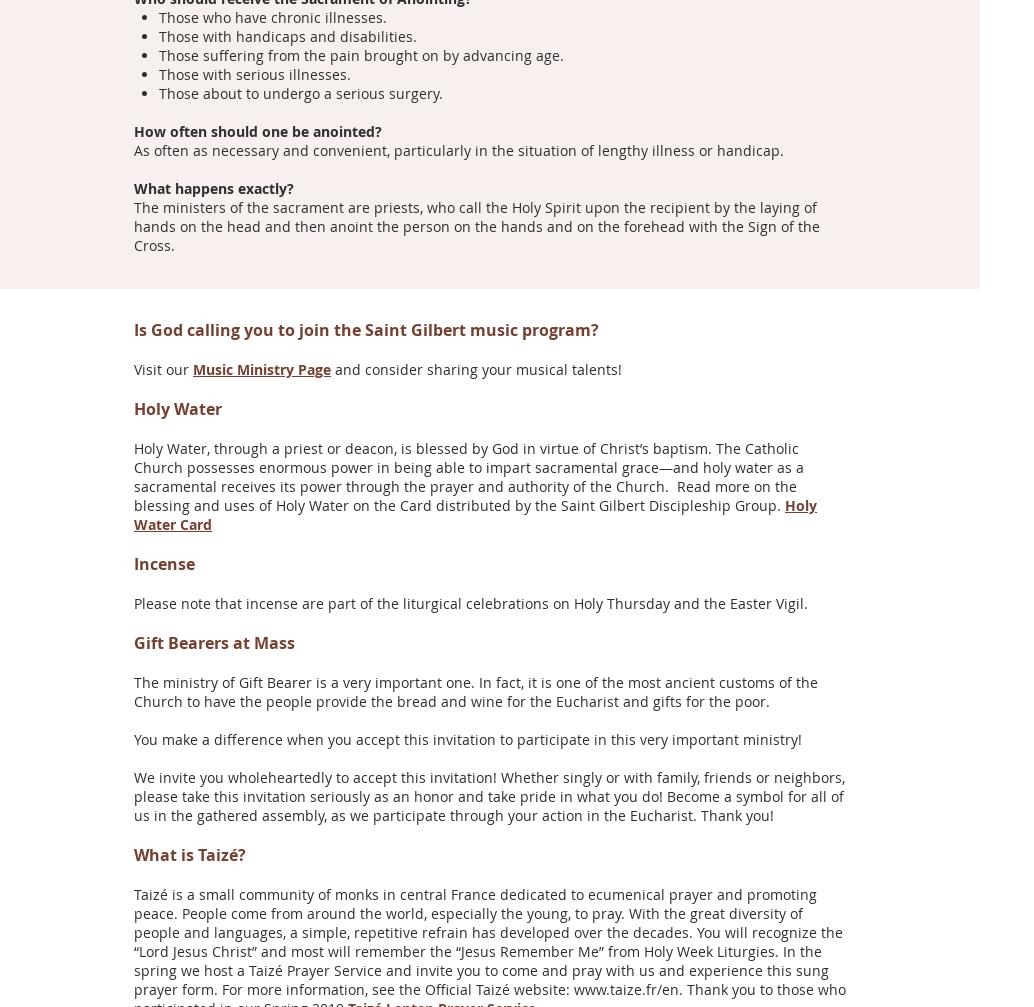 Image resolution: width=1034 pixels, height=1007 pixels. I want to click on 'Those about to undergo a serious surgery.', so click(299, 92).